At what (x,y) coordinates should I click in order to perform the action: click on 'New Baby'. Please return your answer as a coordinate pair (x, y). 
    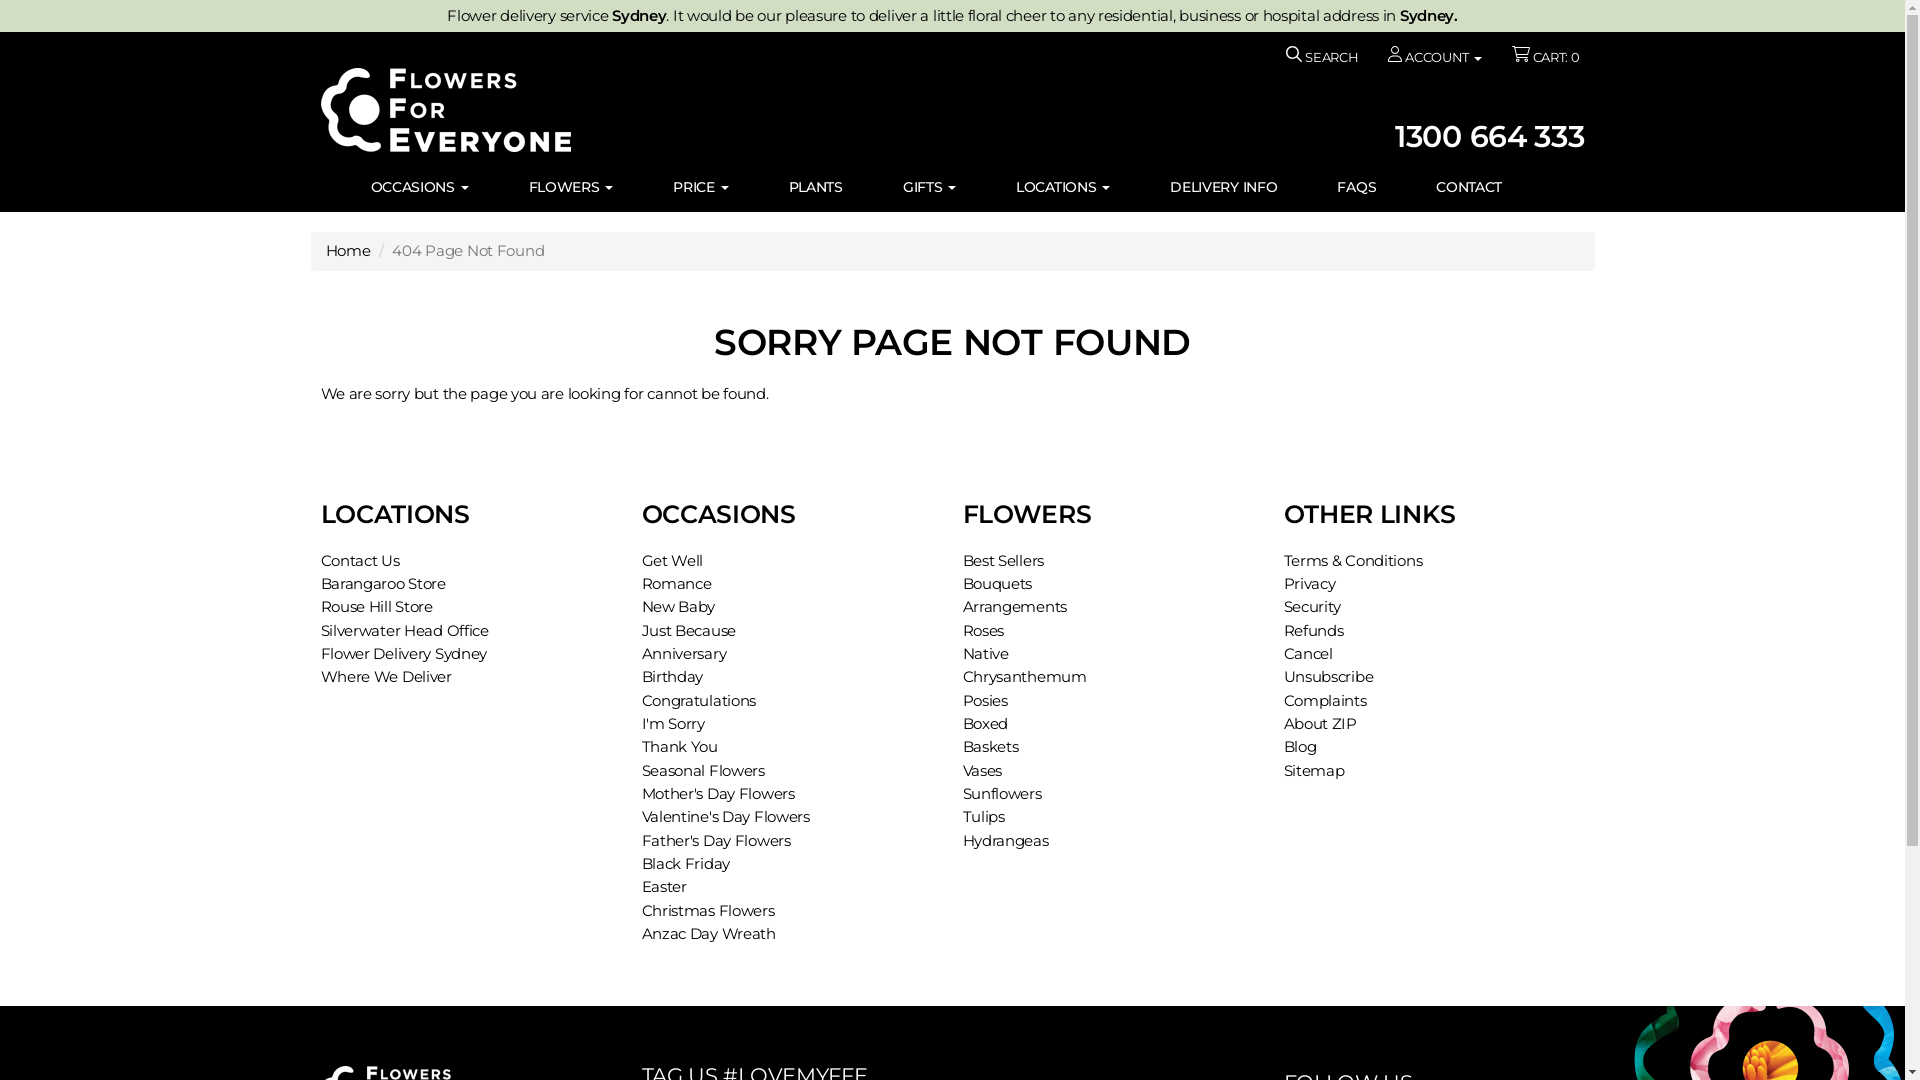
    Looking at the image, I should click on (642, 605).